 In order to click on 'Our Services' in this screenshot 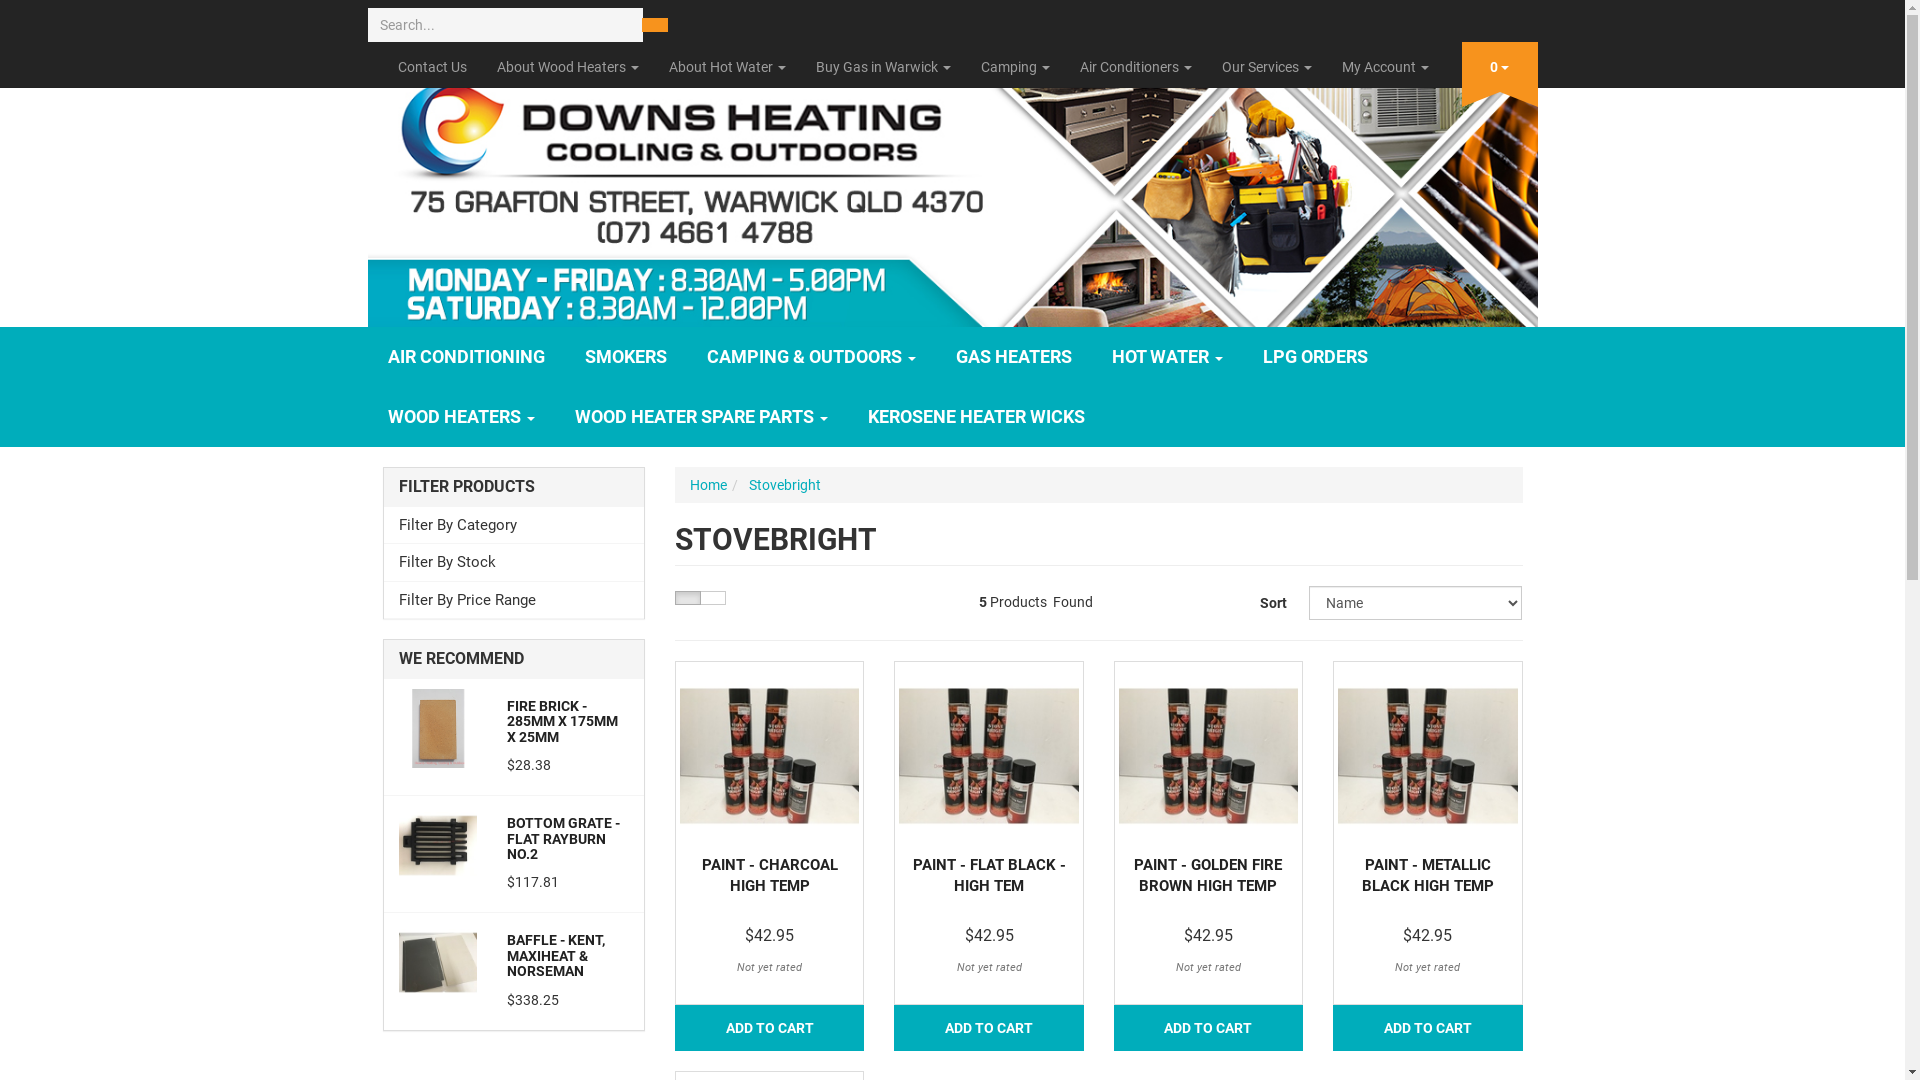, I will do `click(1265, 65)`.